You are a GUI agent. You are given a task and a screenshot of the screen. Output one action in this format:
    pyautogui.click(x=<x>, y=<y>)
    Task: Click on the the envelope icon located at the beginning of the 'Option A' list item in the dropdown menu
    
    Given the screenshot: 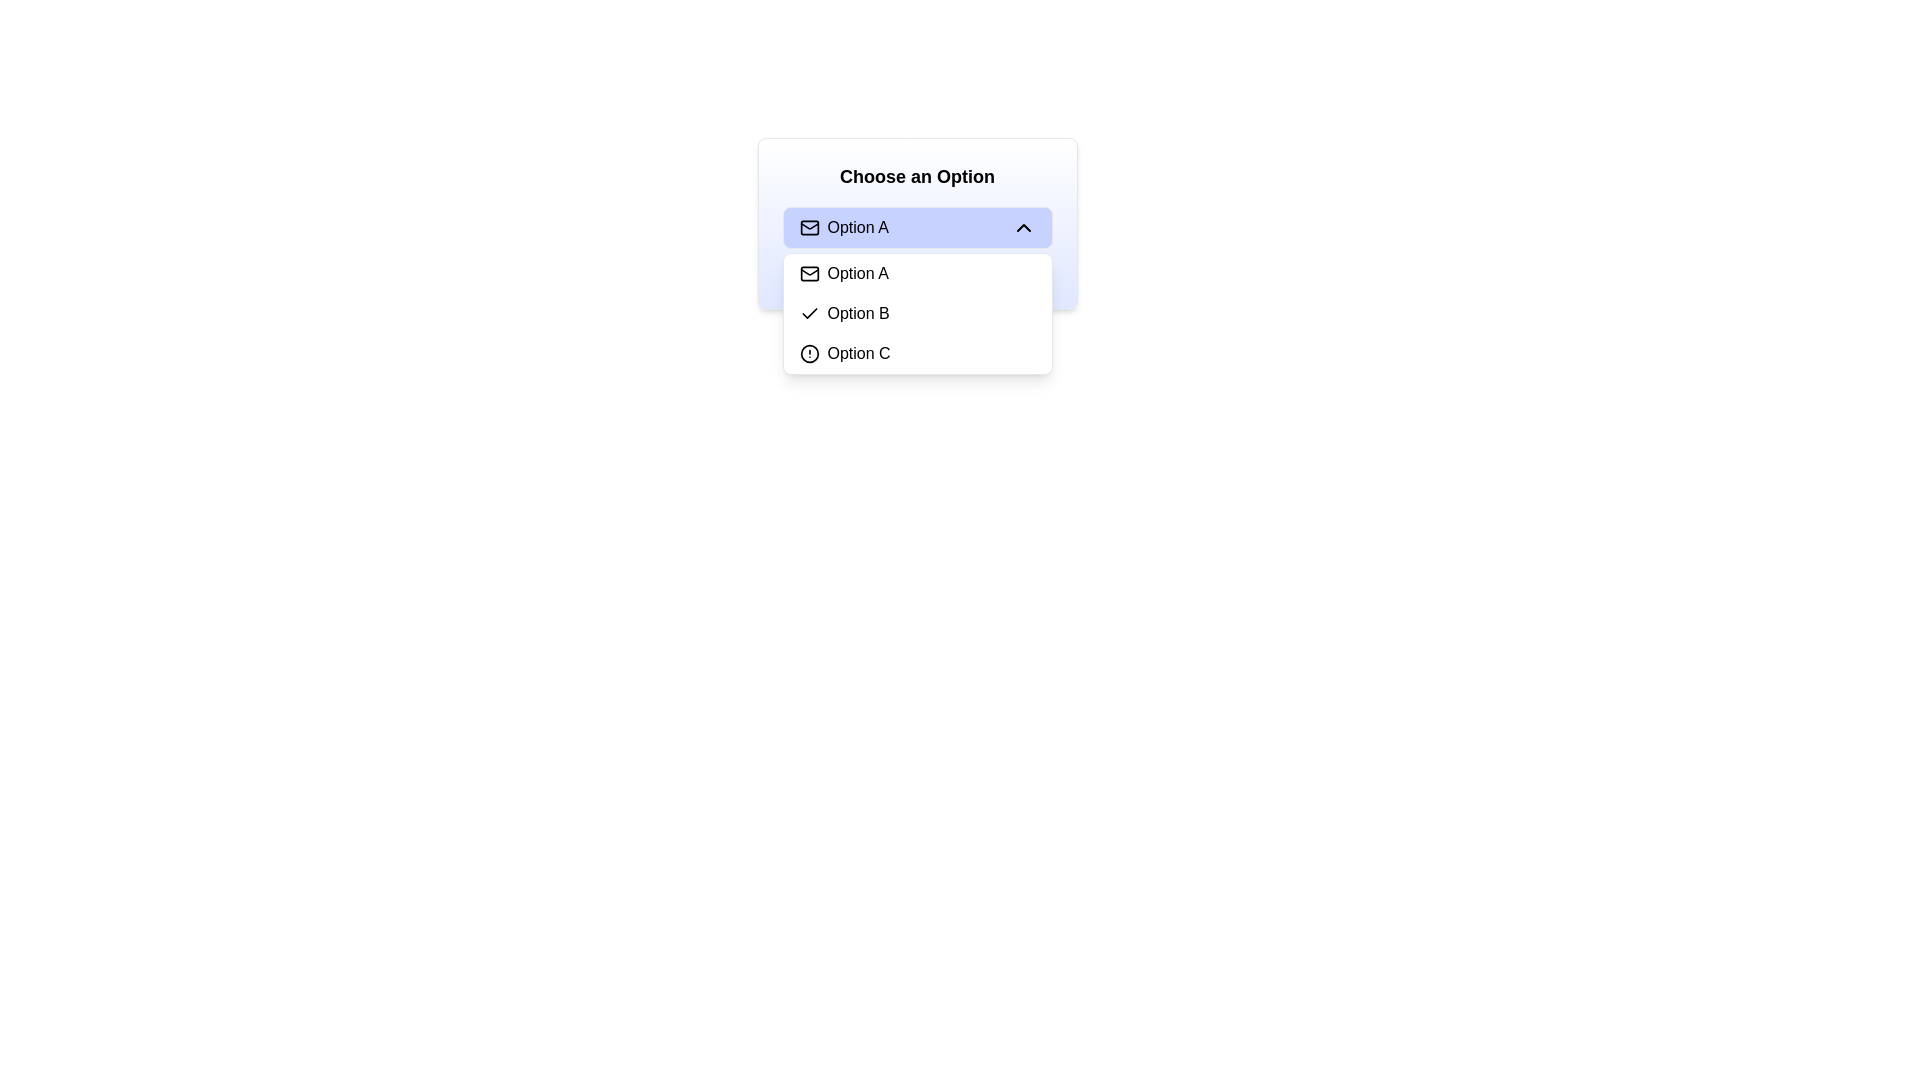 What is the action you would take?
    pyautogui.click(x=809, y=226)
    